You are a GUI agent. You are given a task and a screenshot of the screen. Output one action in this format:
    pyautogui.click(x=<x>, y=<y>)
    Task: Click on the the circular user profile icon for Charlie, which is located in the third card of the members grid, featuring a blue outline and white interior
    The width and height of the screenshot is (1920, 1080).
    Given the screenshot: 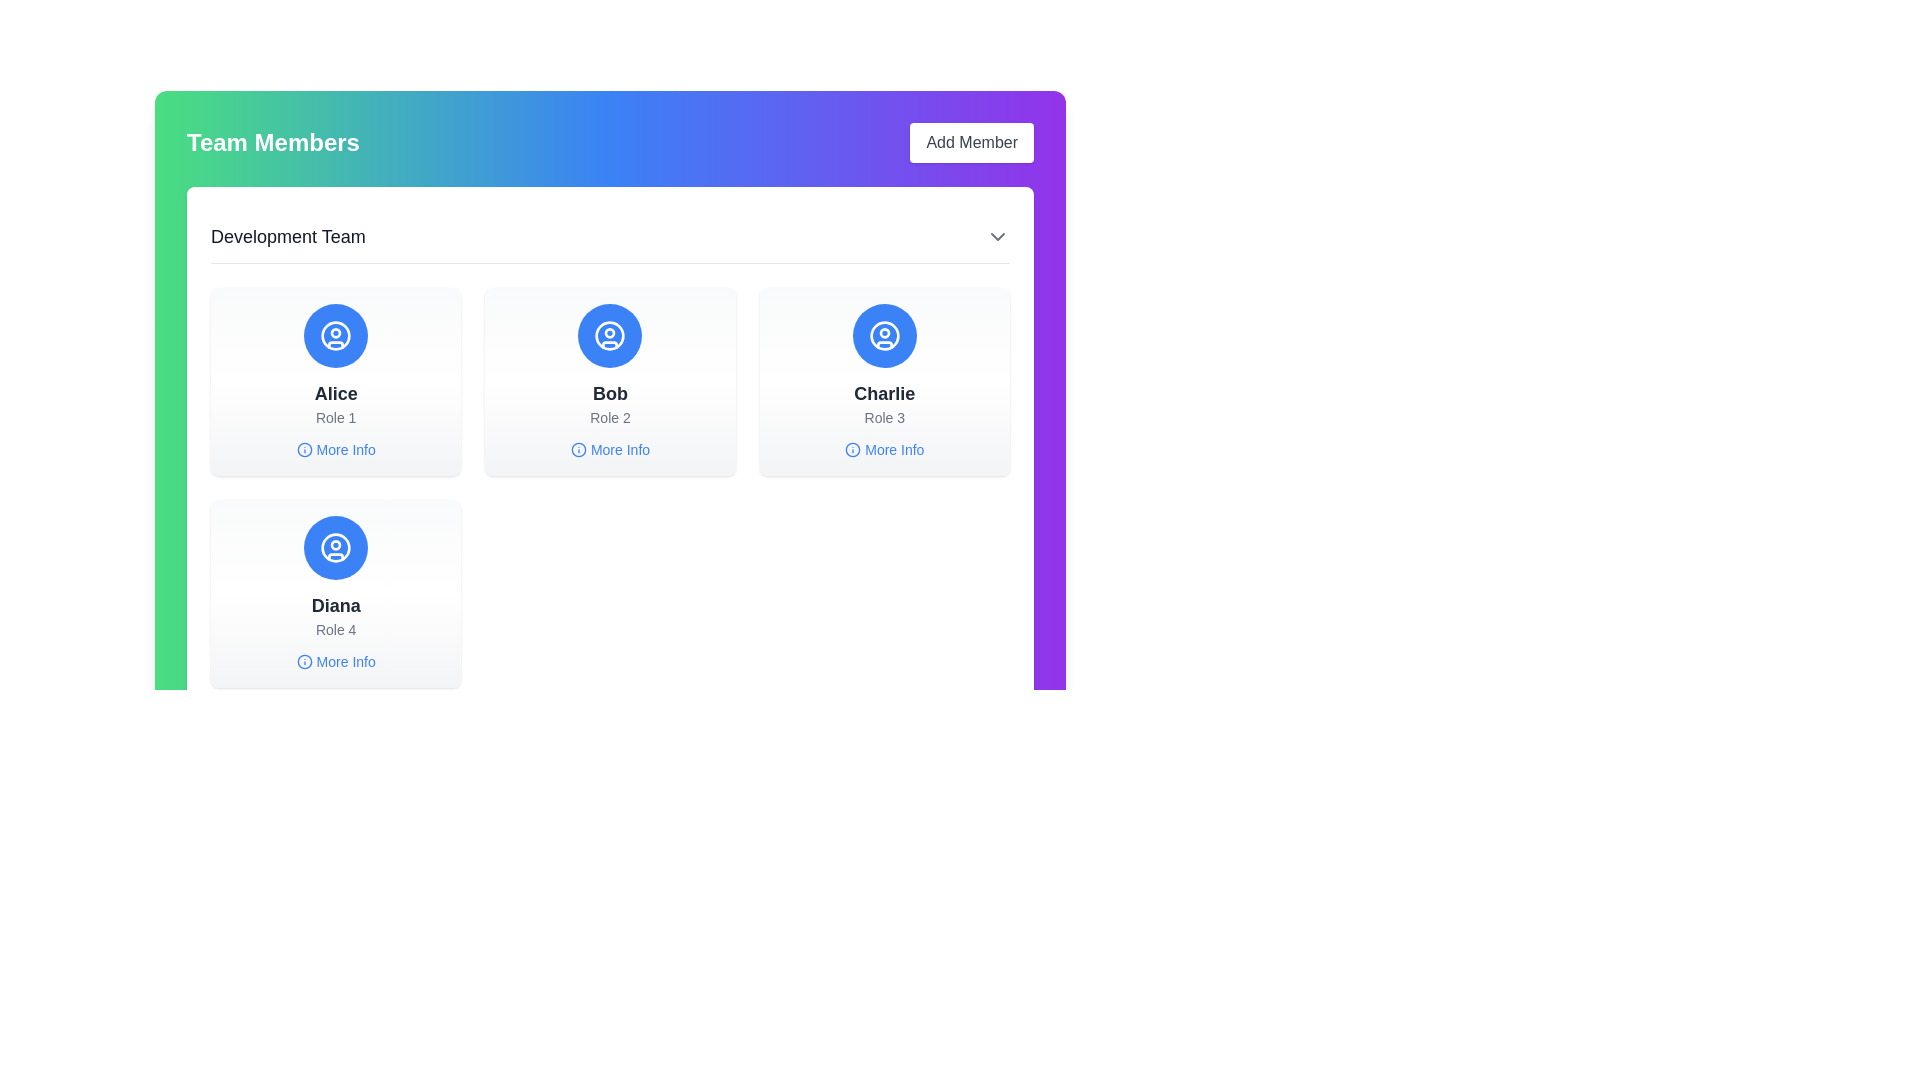 What is the action you would take?
    pyautogui.click(x=883, y=334)
    